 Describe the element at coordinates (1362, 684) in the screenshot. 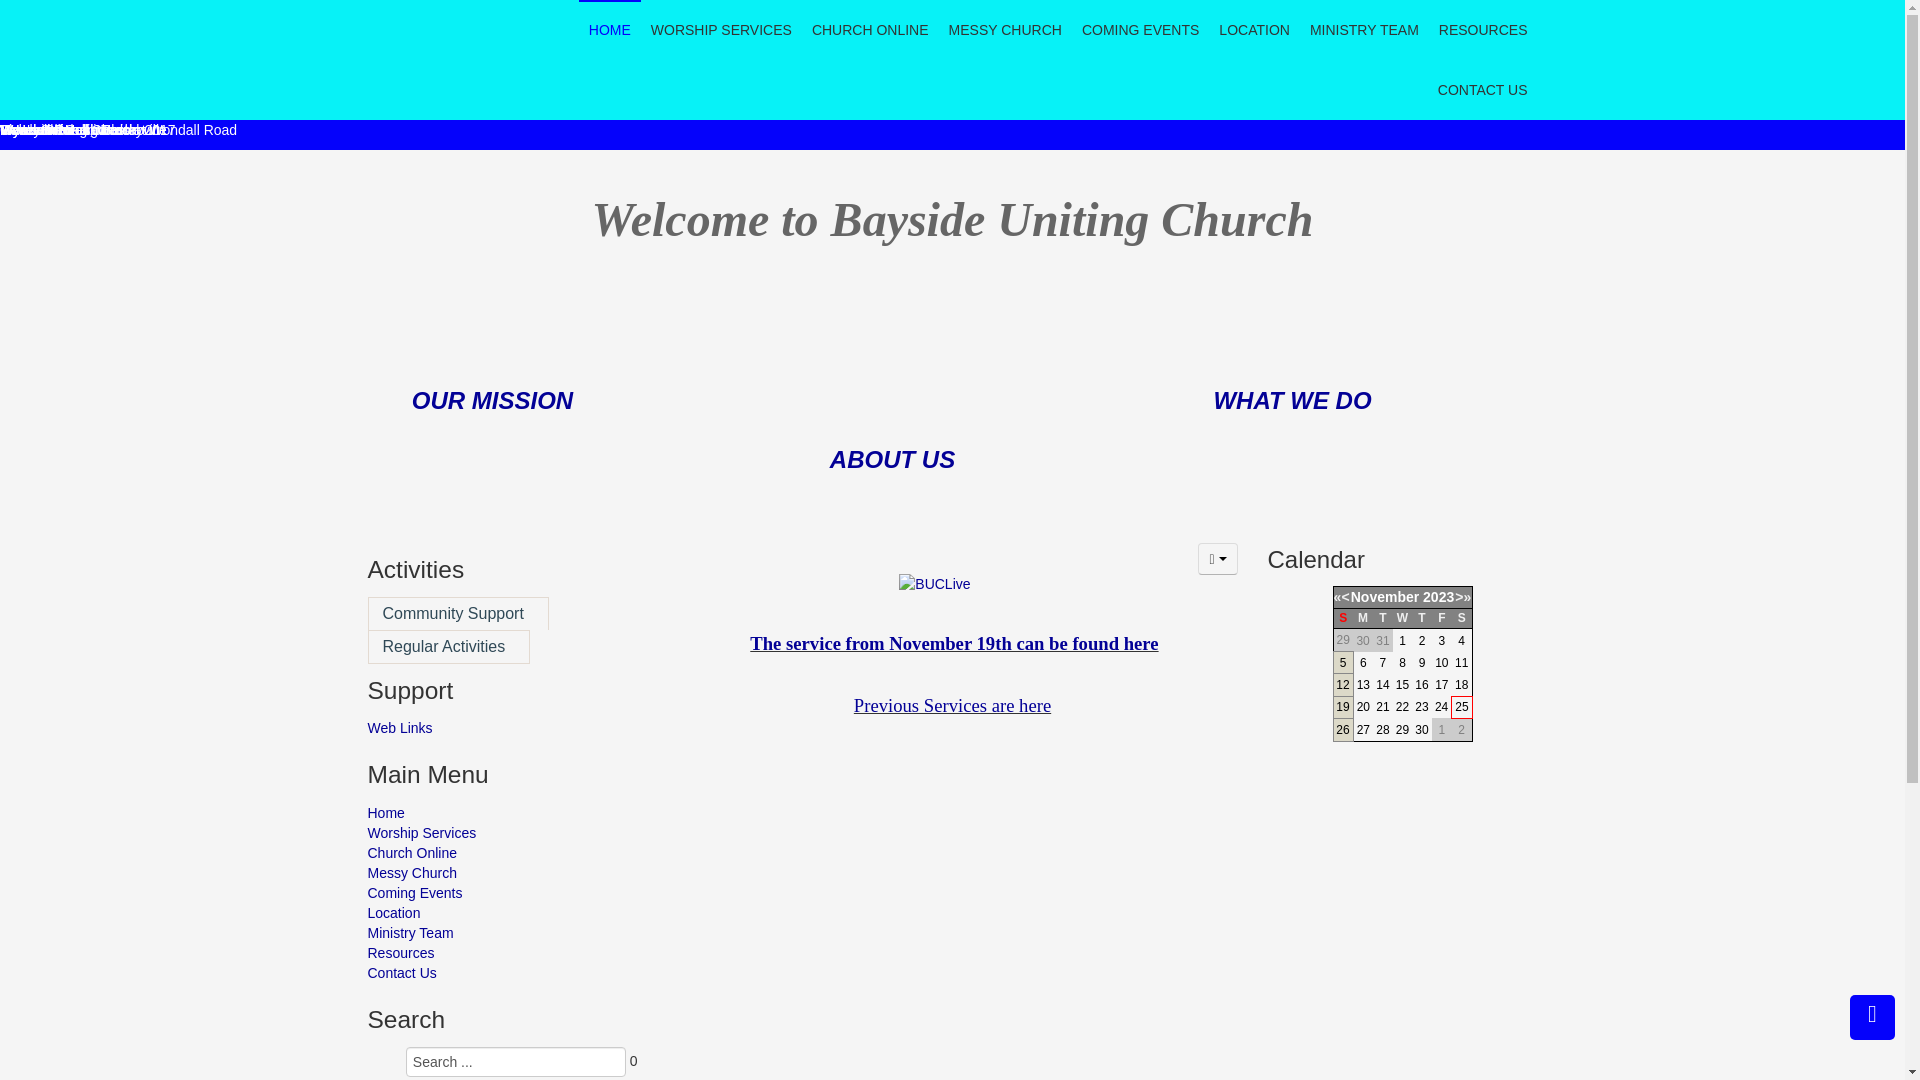

I see `'13'` at that location.